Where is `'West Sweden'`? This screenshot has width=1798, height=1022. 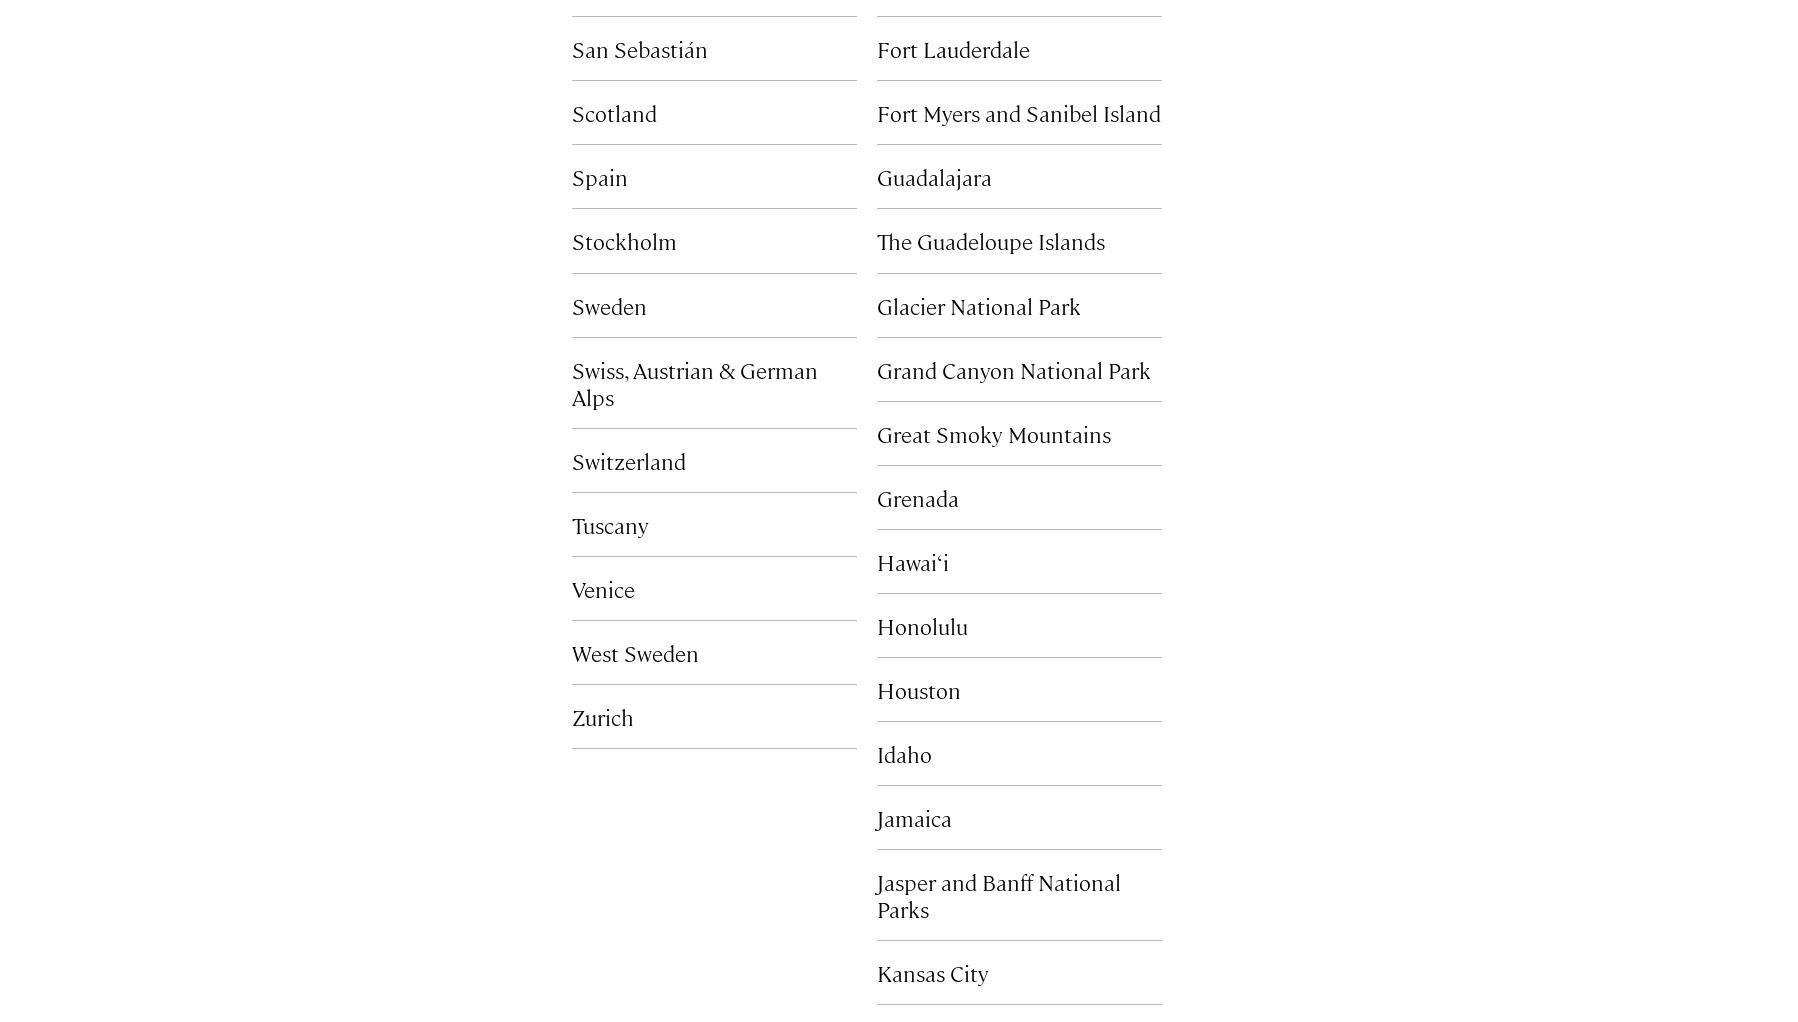 'West Sweden' is located at coordinates (634, 651).